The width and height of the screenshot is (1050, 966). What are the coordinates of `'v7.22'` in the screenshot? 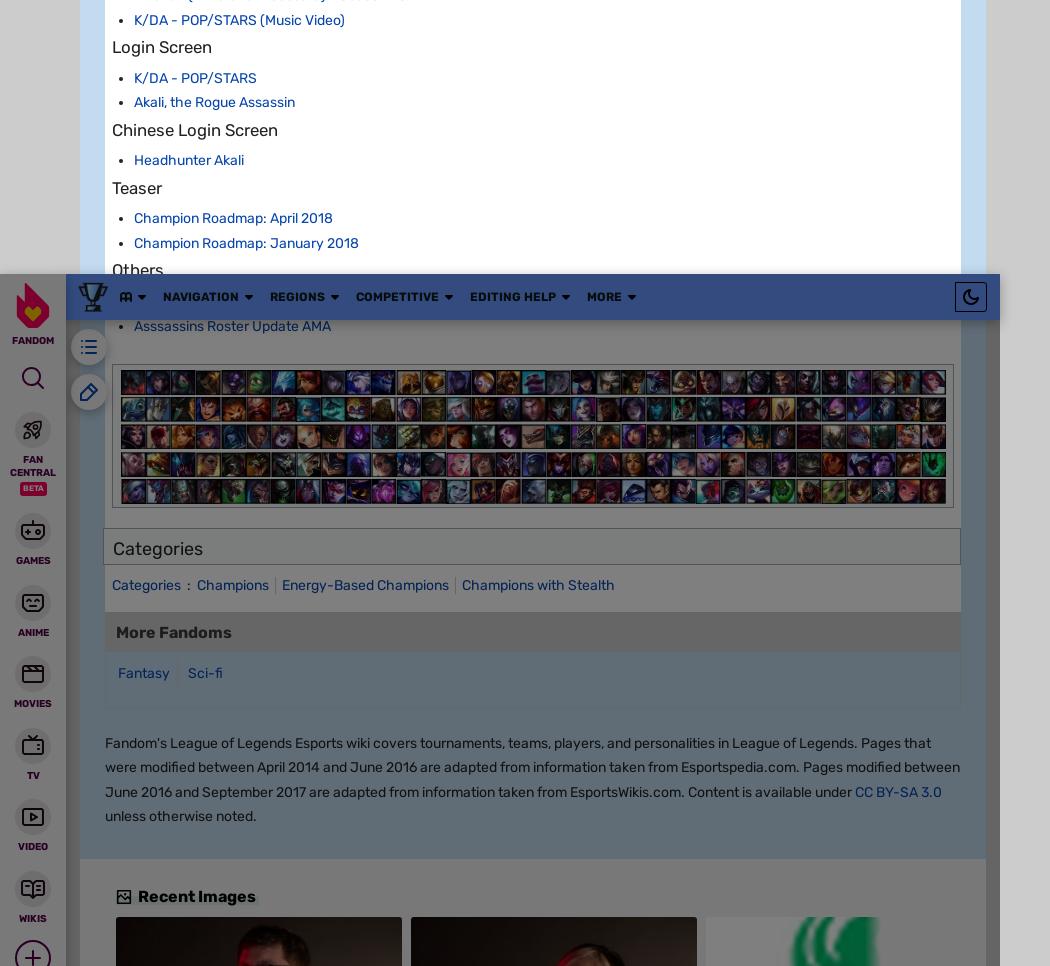 It's located at (137, 691).